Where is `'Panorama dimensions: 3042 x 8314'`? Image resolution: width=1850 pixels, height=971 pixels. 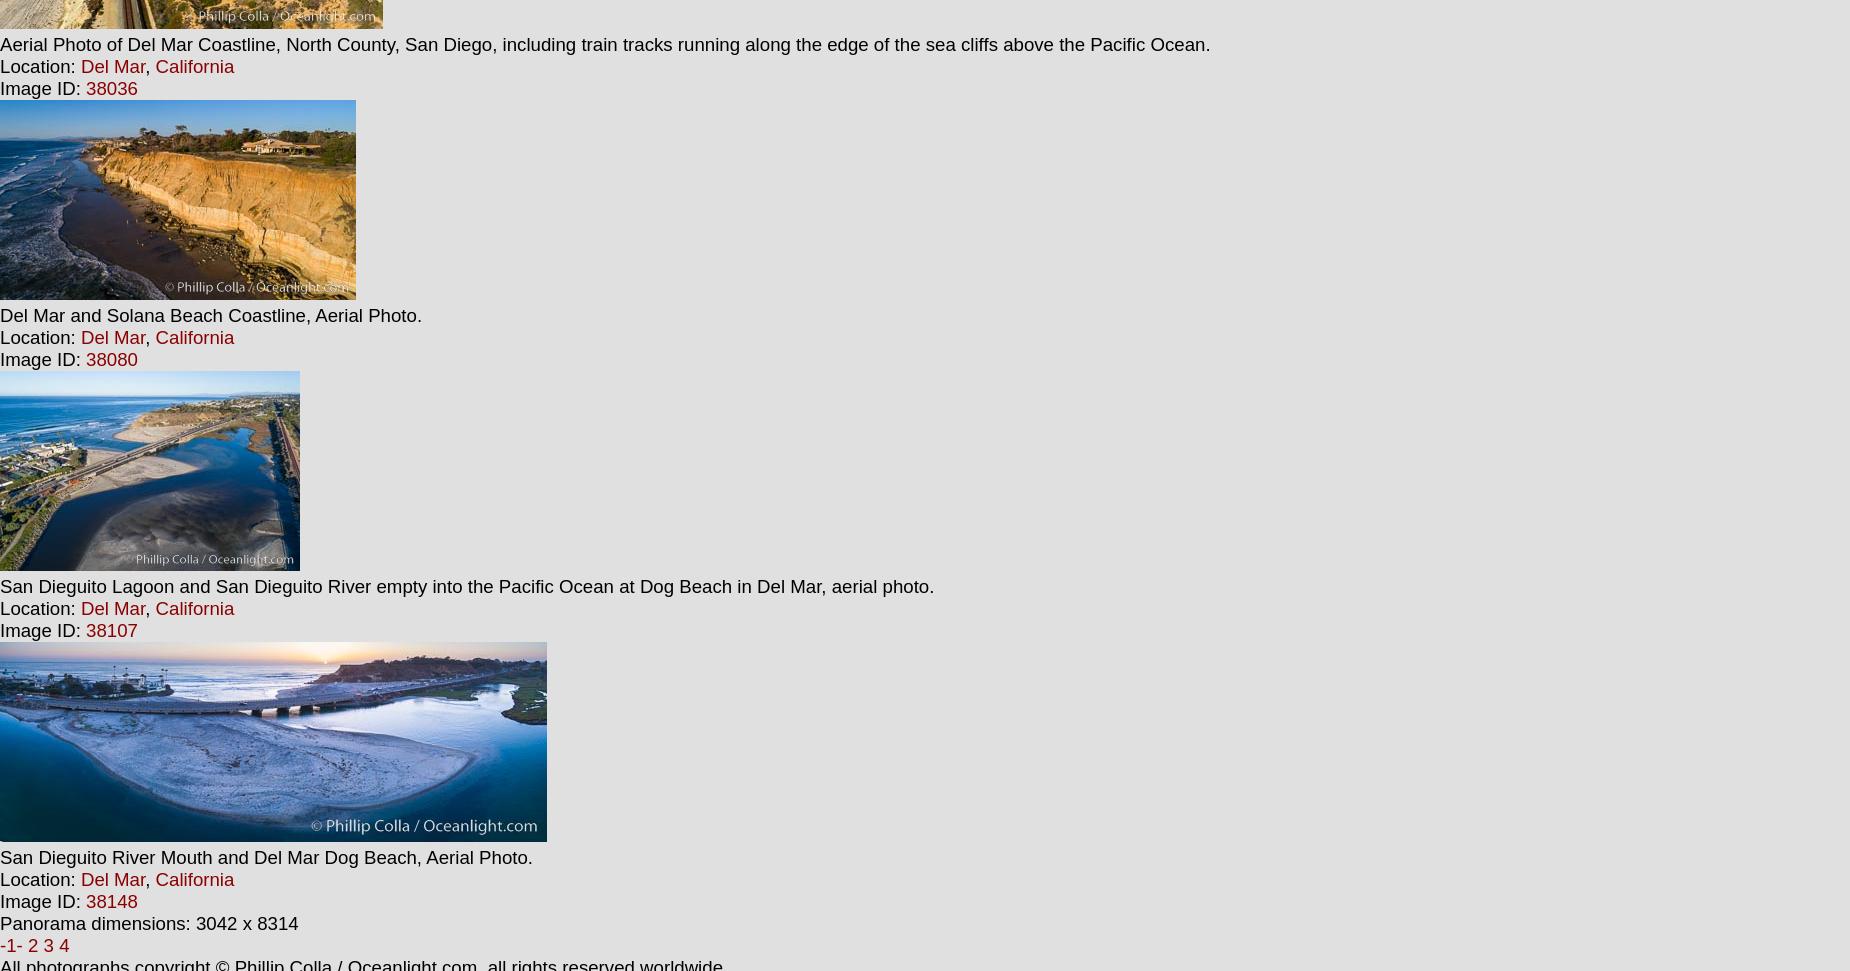 'Panorama dimensions: 3042 x 8314' is located at coordinates (147, 922).